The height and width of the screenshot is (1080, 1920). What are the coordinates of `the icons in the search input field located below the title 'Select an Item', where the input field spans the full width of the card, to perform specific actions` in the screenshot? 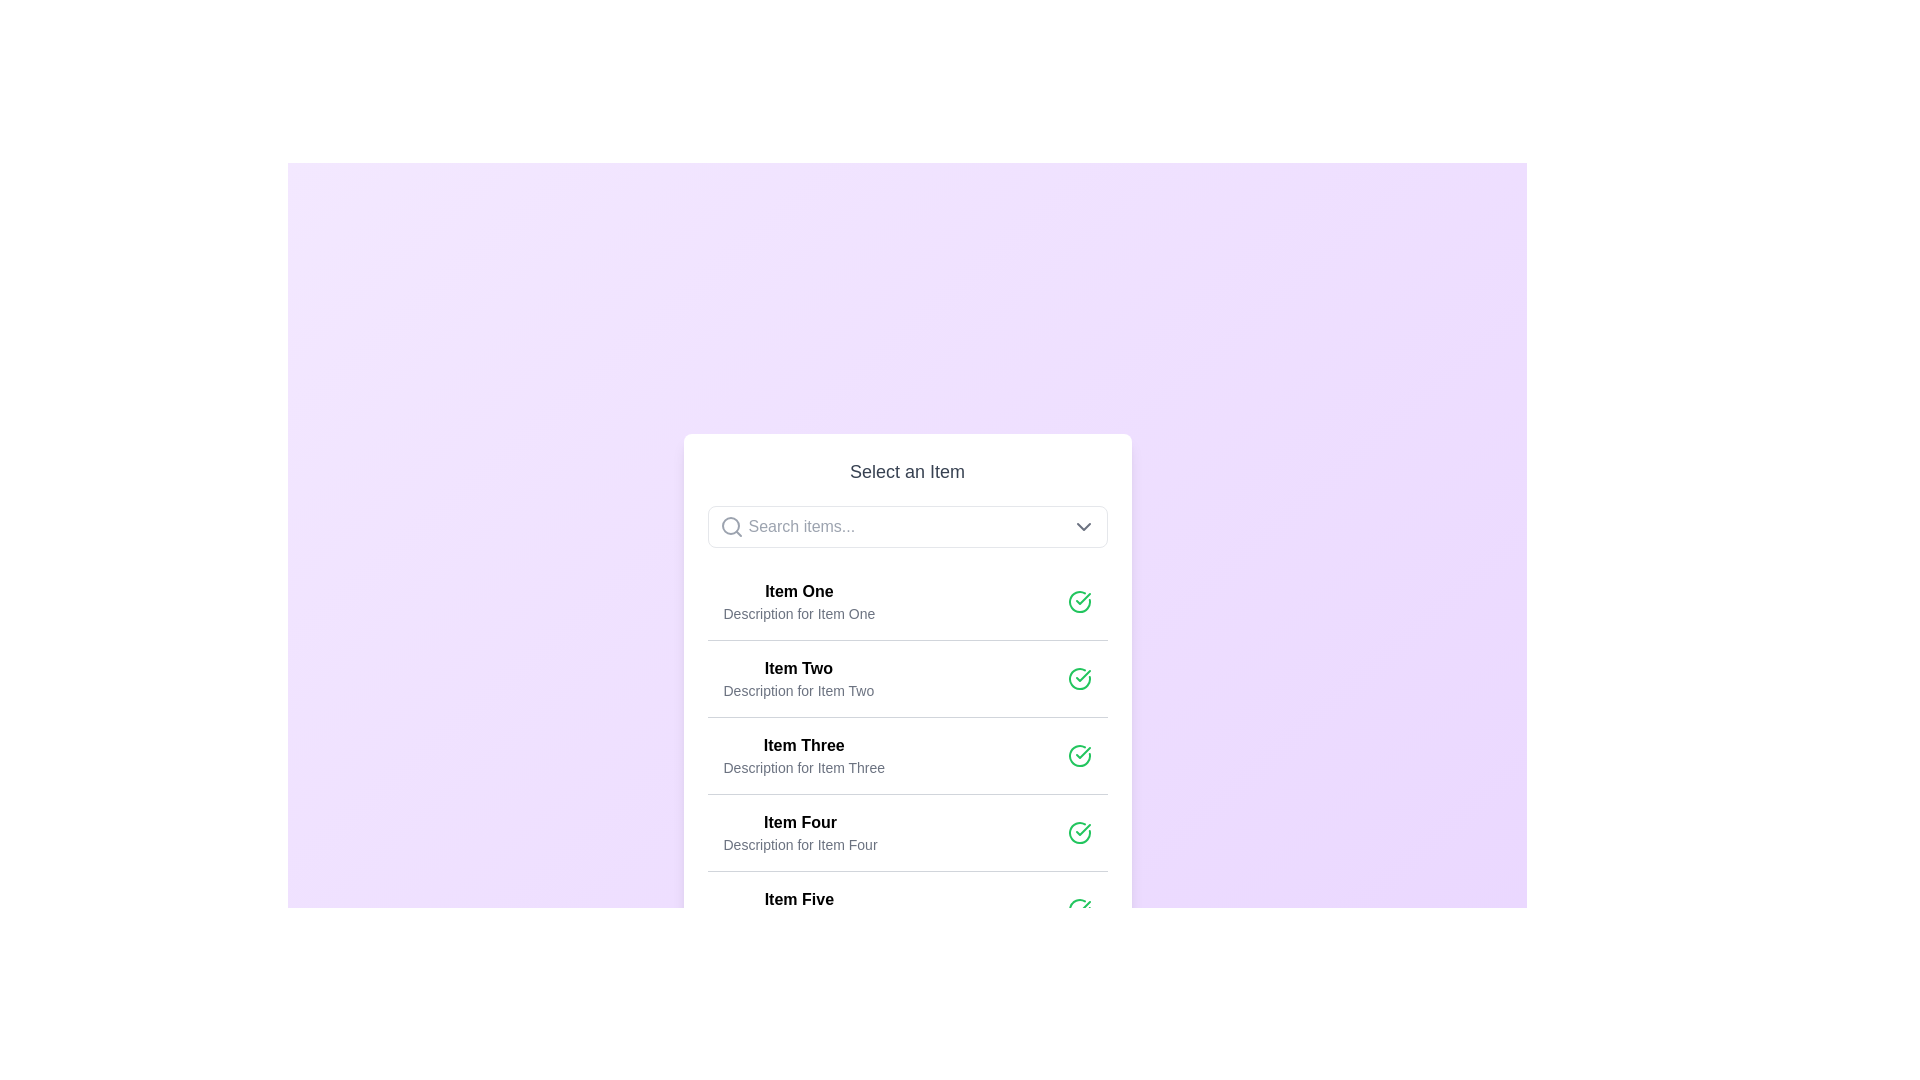 It's located at (906, 526).